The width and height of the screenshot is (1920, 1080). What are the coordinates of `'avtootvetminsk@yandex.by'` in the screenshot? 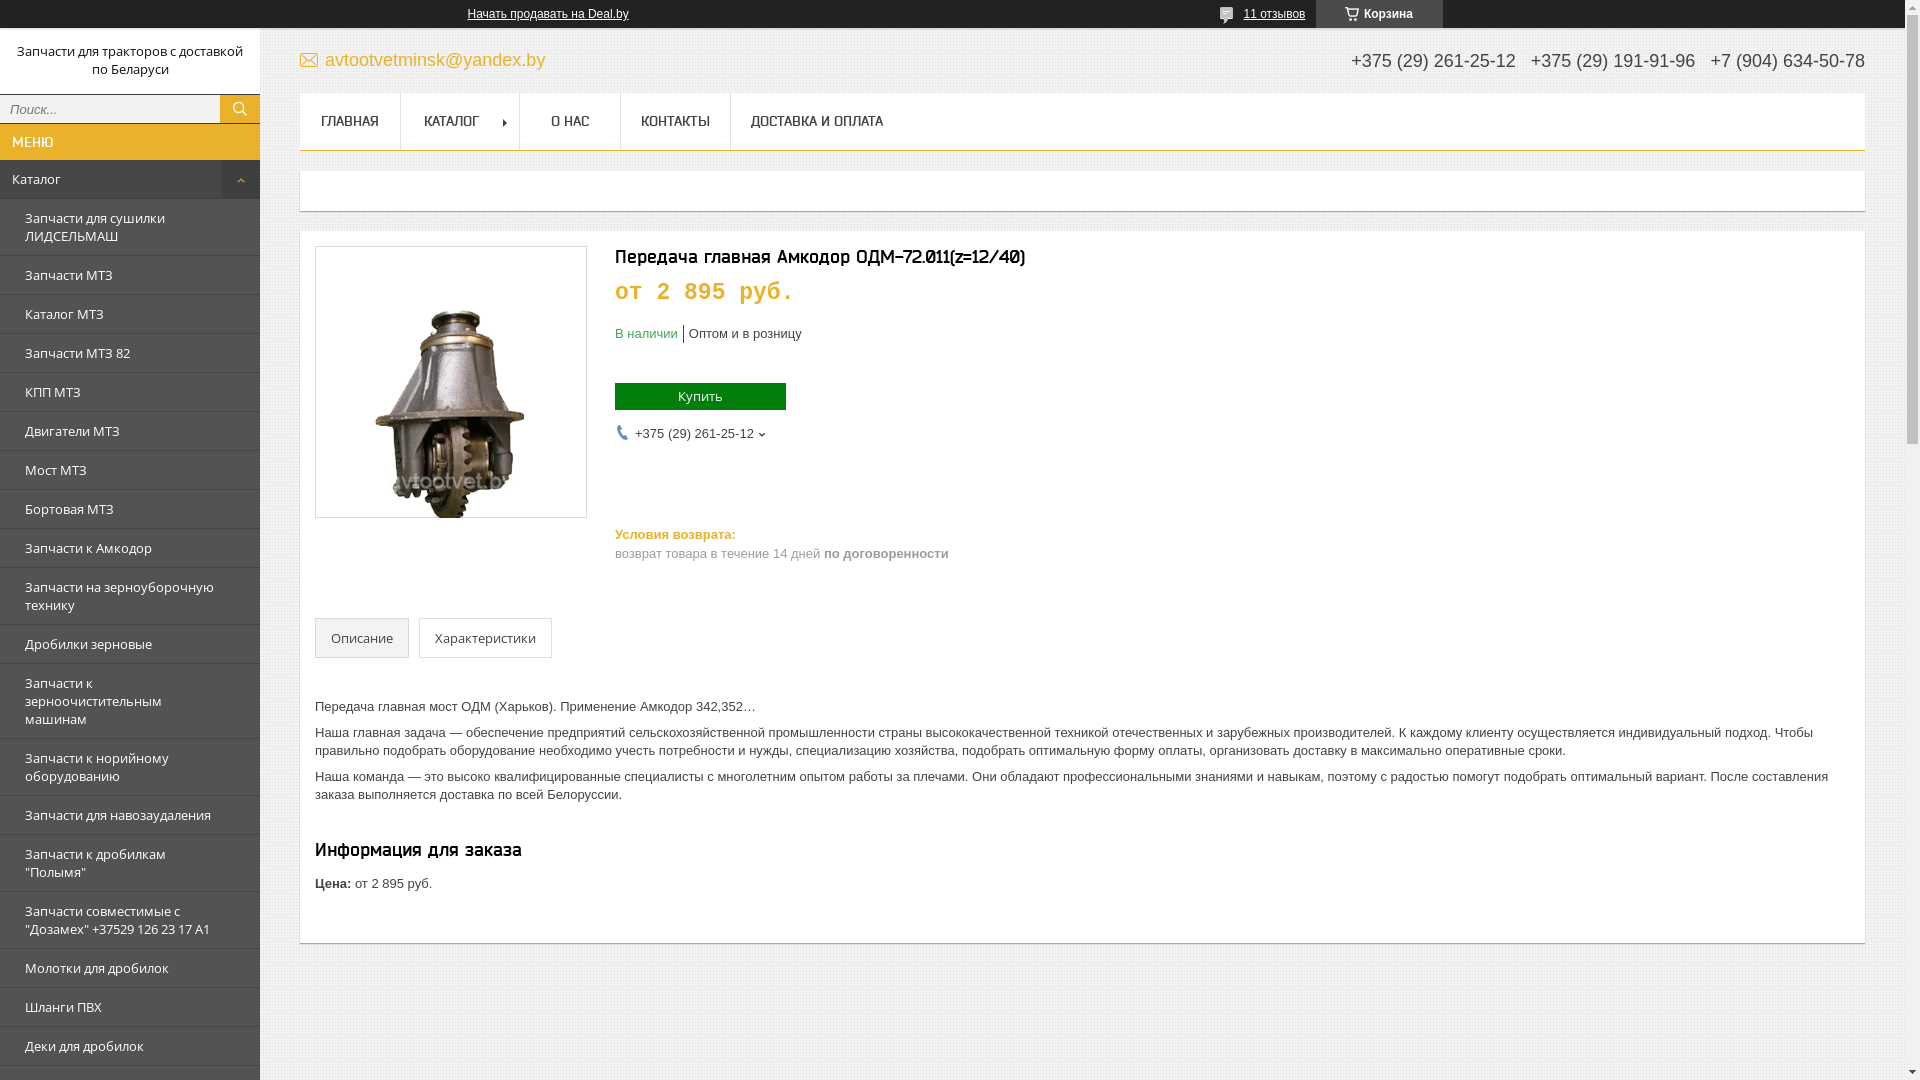 It's located at (298, 59).